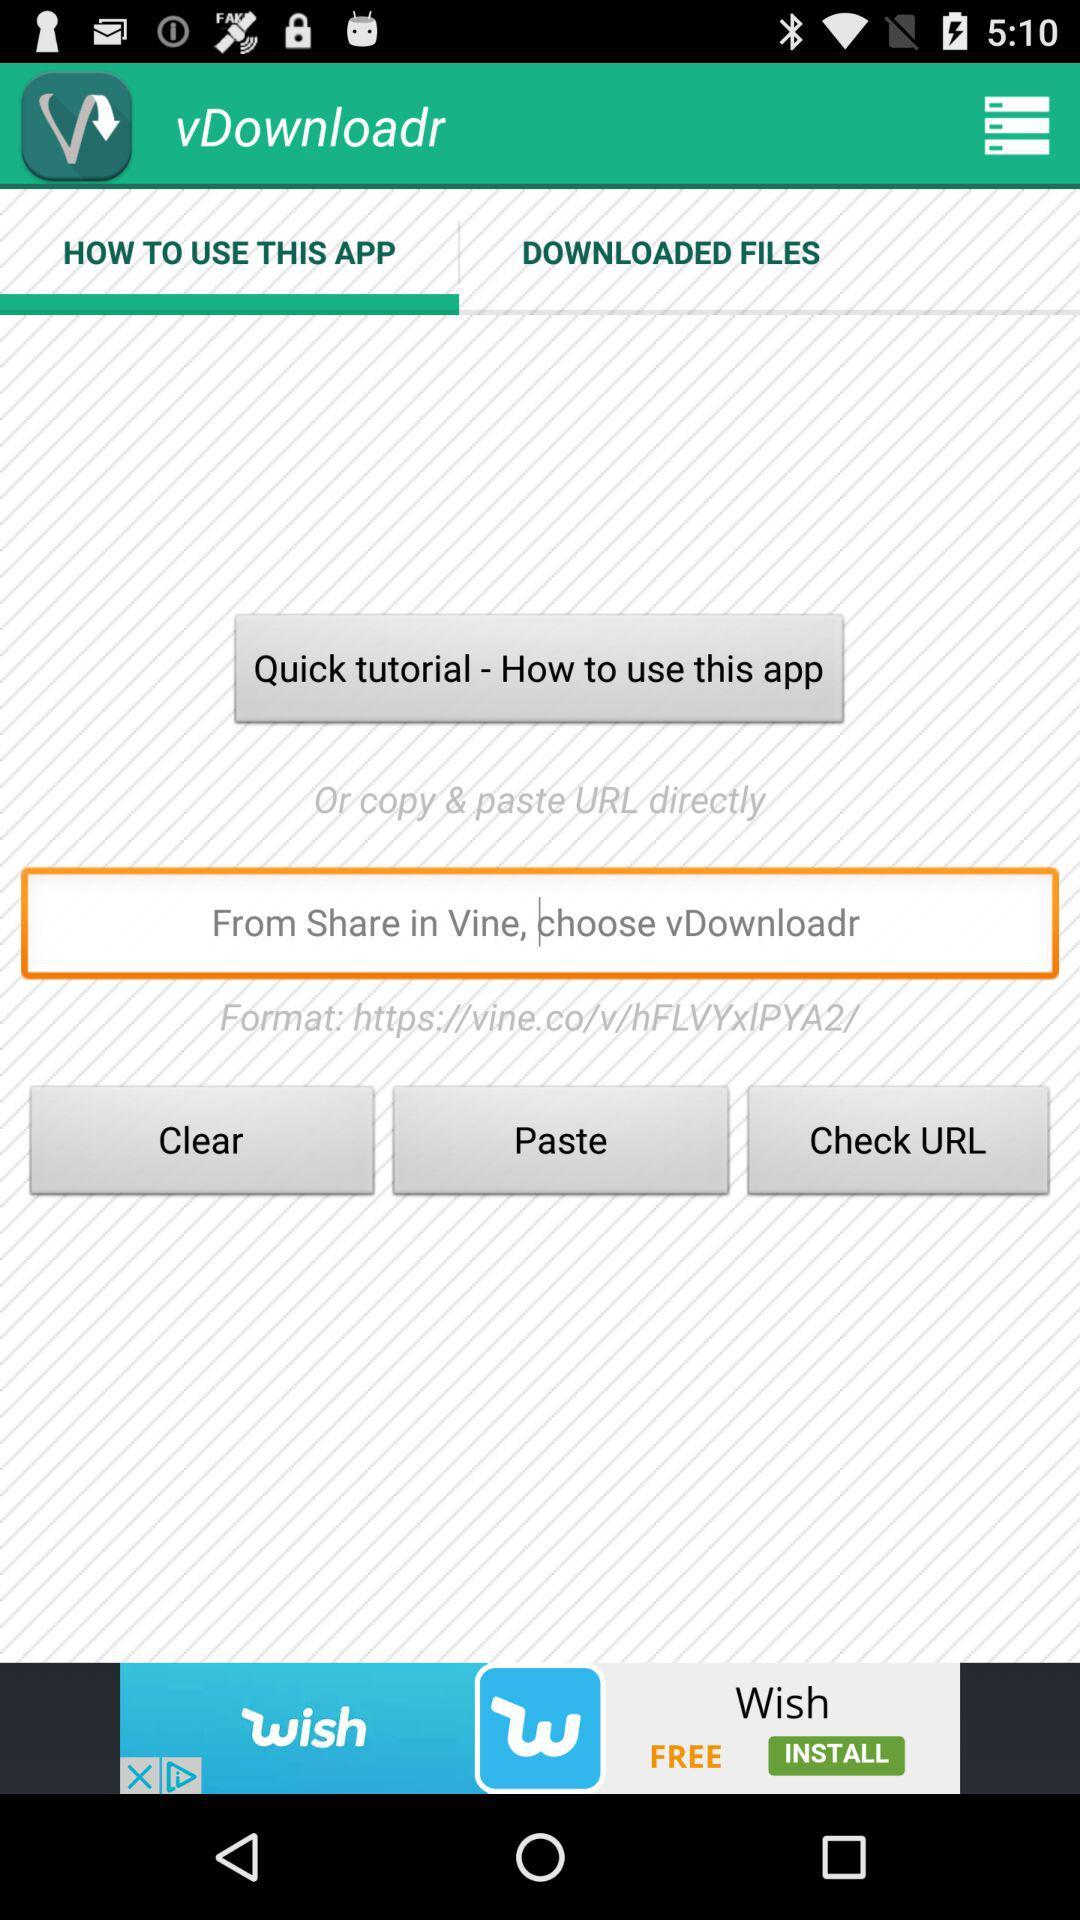 The height and width of the screenshot is (1920, 1080). What do you see at coordinates (1017, 124) in the screenshot?
I see `navigation menu` at bounding box center [1017, 124].